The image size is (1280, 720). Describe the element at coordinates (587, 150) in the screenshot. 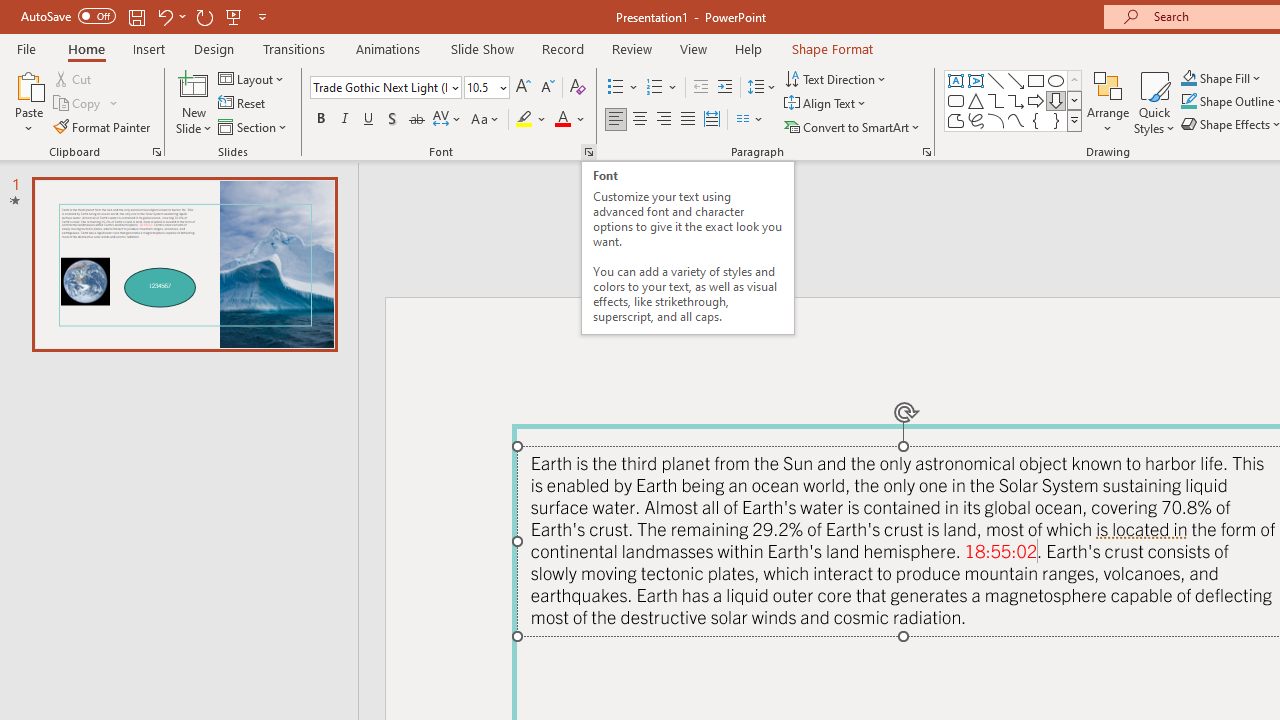

I see `'Font...'` at that location.